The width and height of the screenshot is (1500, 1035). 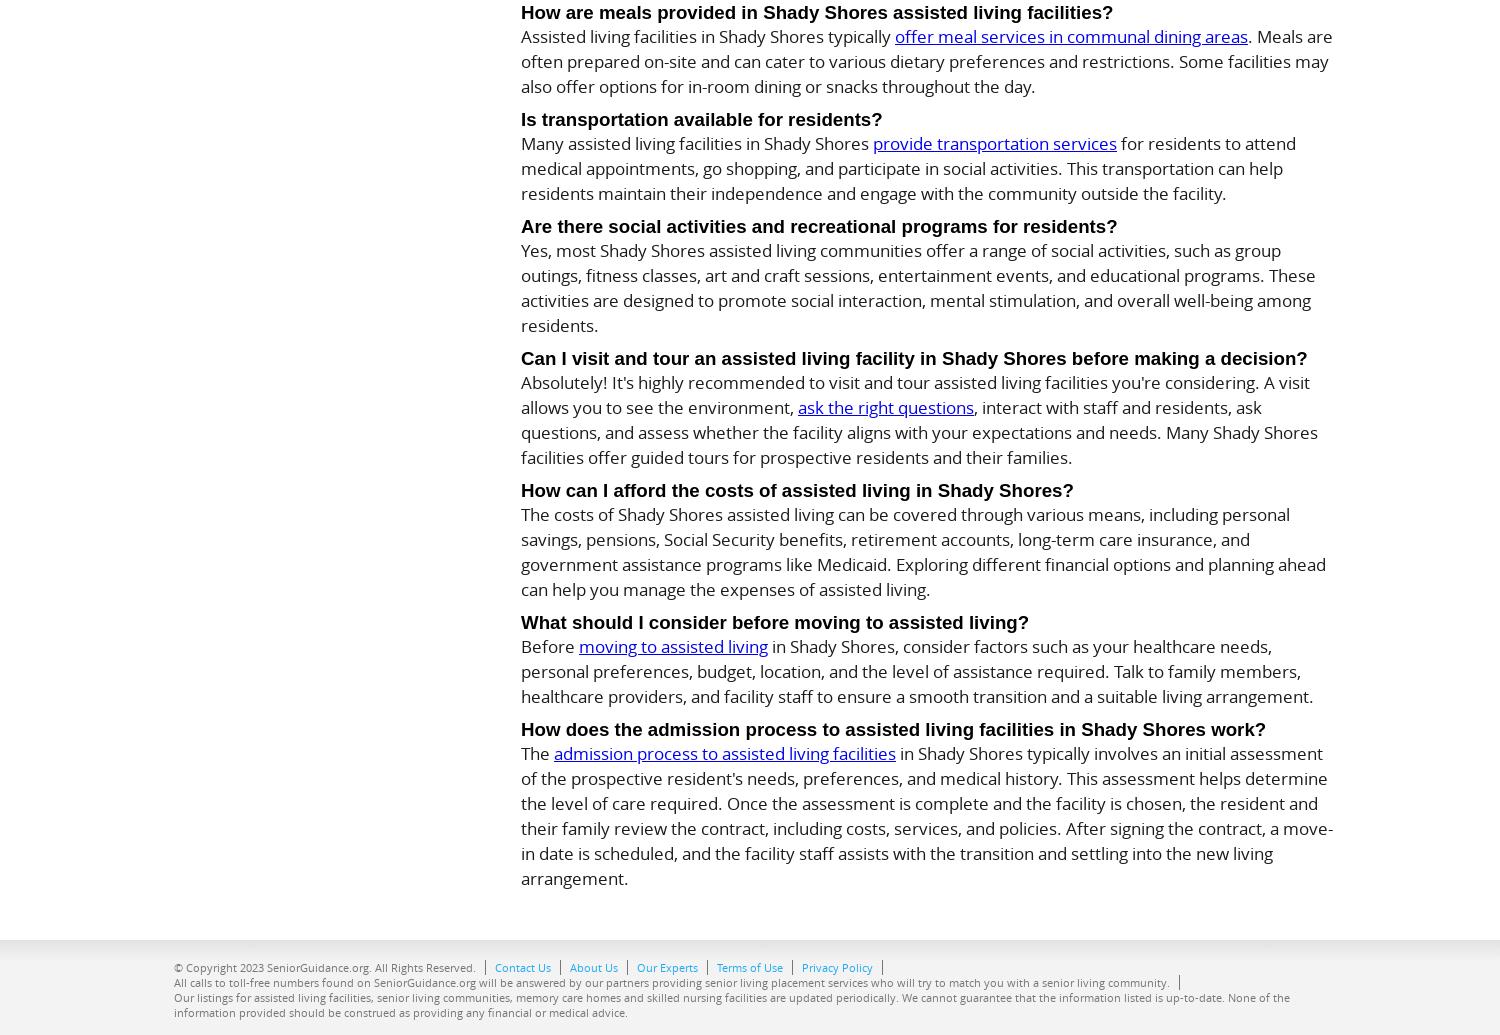 What do you see at coordinates (553, 752) in the screenshot?
I see `'admission process to assisted living facilities'` at bounding box center [553, 752].